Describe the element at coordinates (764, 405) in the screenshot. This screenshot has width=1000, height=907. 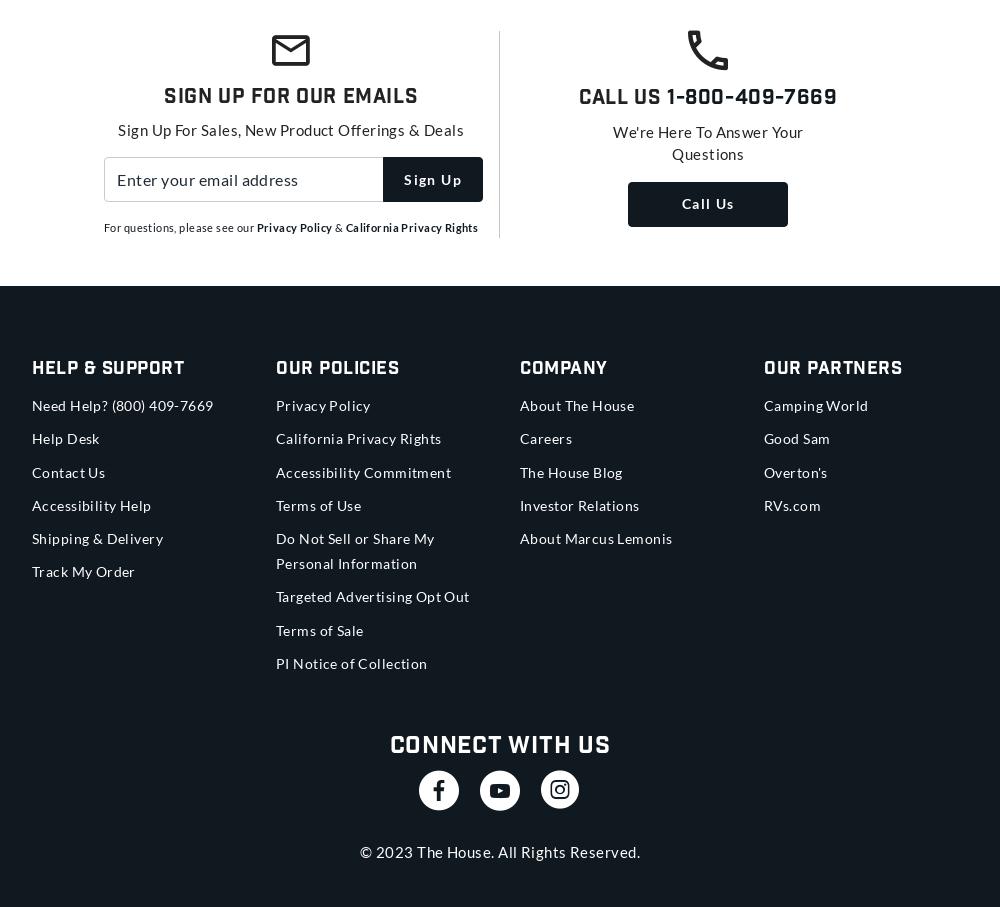
I see `'Camping World'` at that location.